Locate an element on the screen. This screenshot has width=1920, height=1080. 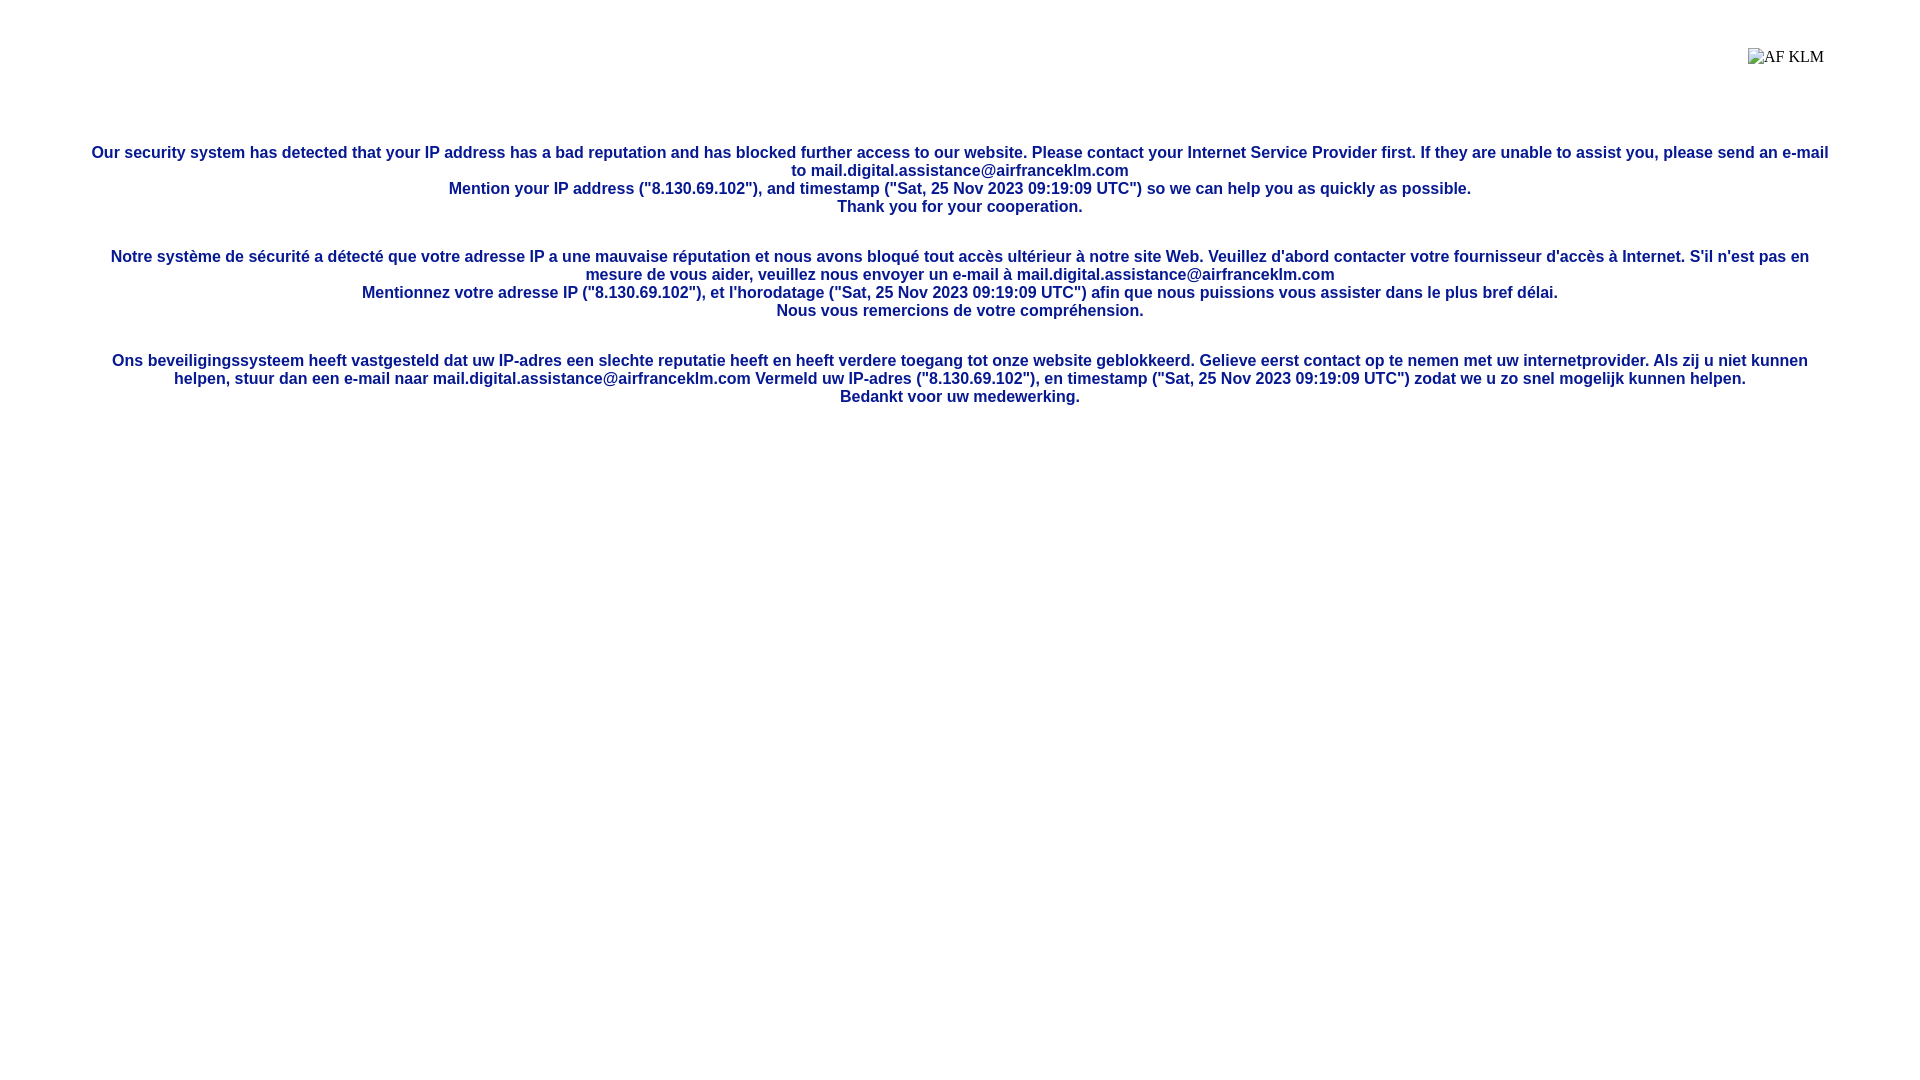
'AF KLM' is located at coordinates (1785, 71).